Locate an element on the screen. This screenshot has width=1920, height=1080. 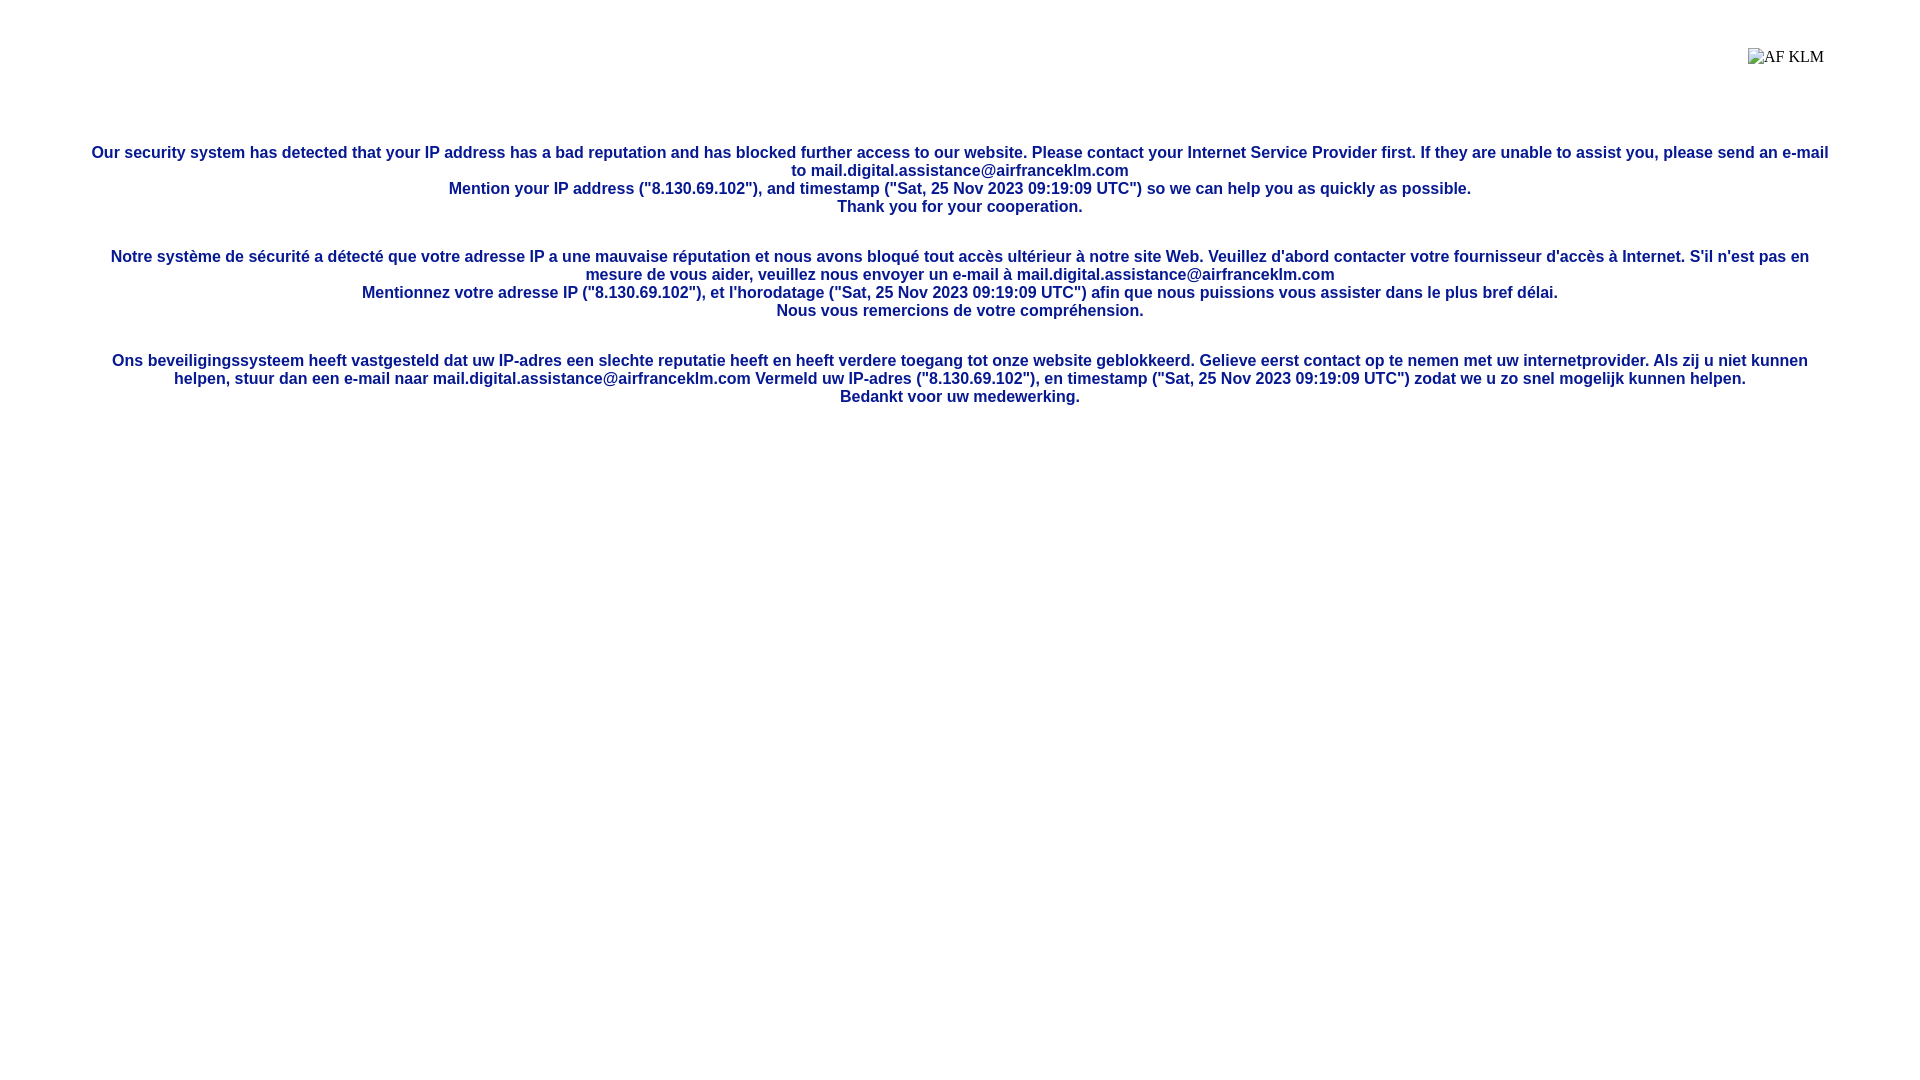
'AF KLM' is located at coordinates (1785, 71).